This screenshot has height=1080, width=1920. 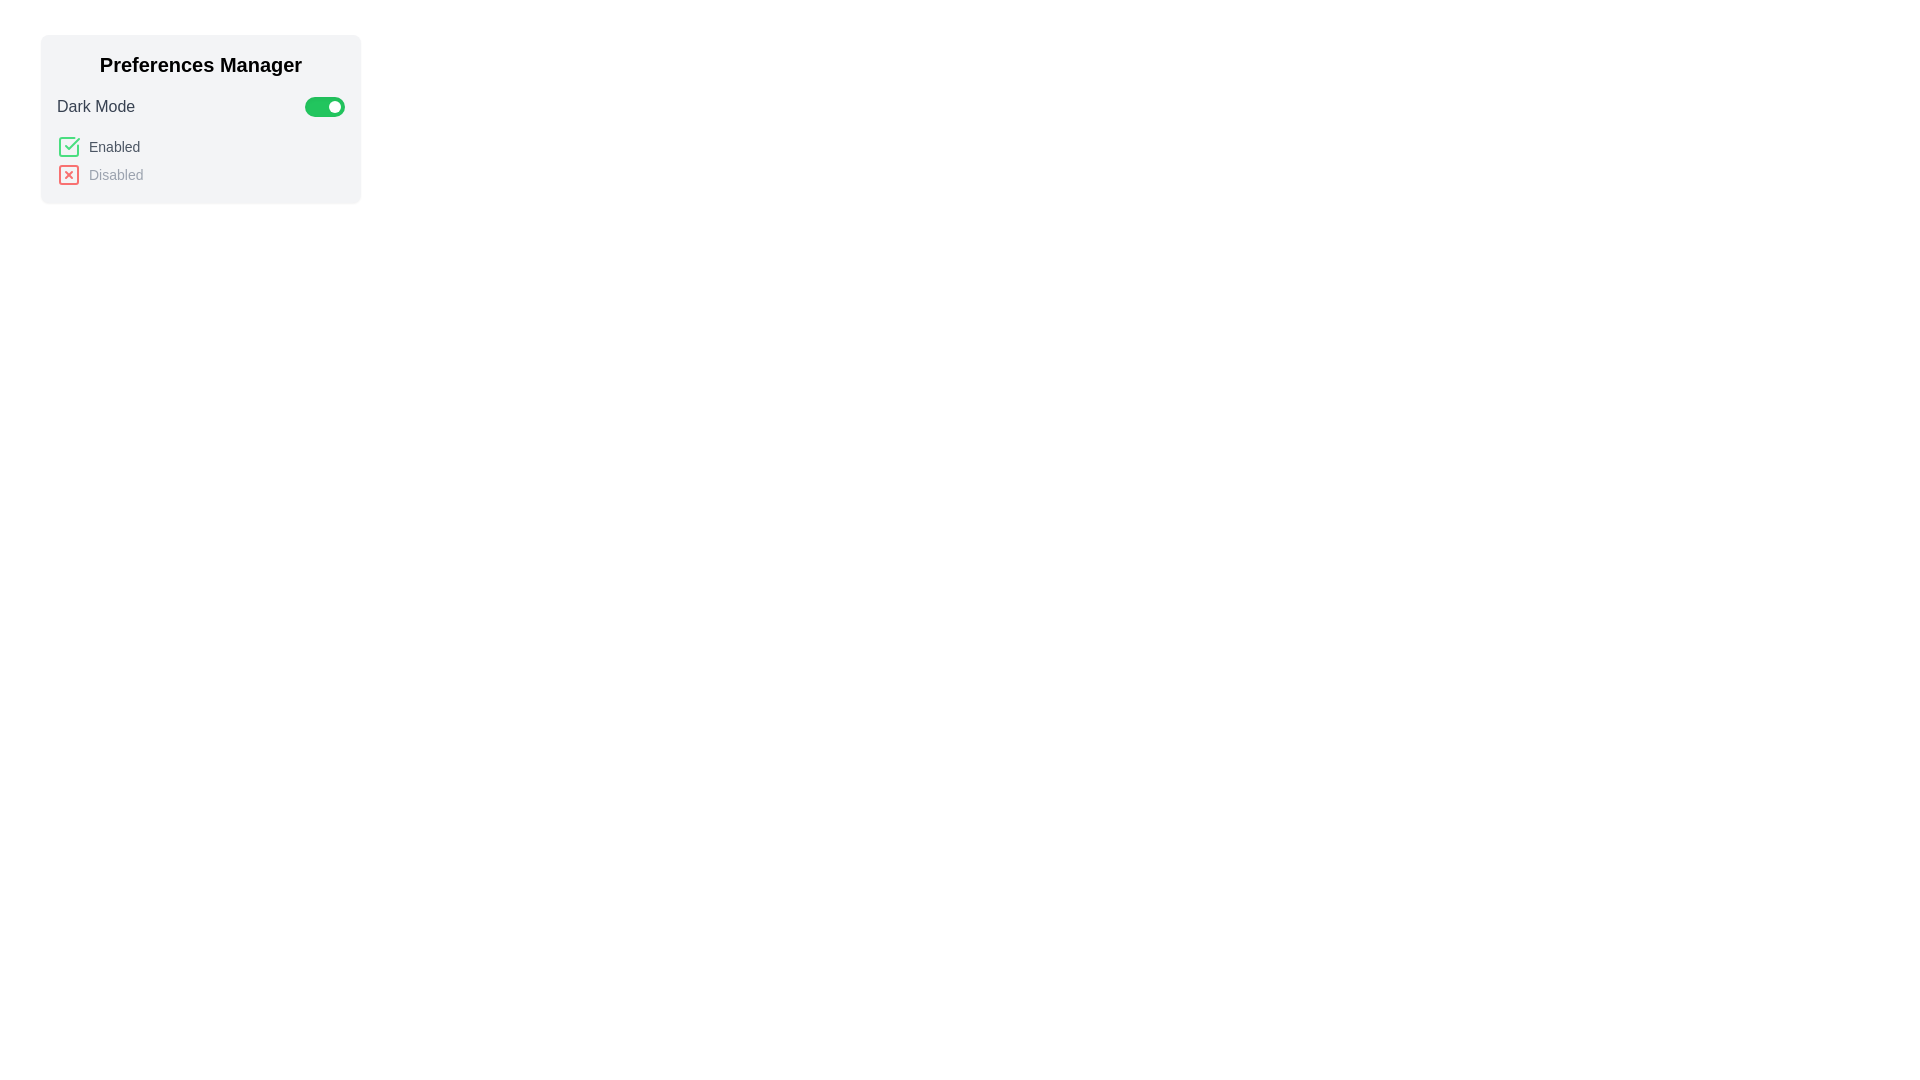 I want to click on the red square icon with an 'X' shape, located below the 'Enabled' label in the Preferences Manager panel, to interact with its related preference, so click(x=68, y=173).